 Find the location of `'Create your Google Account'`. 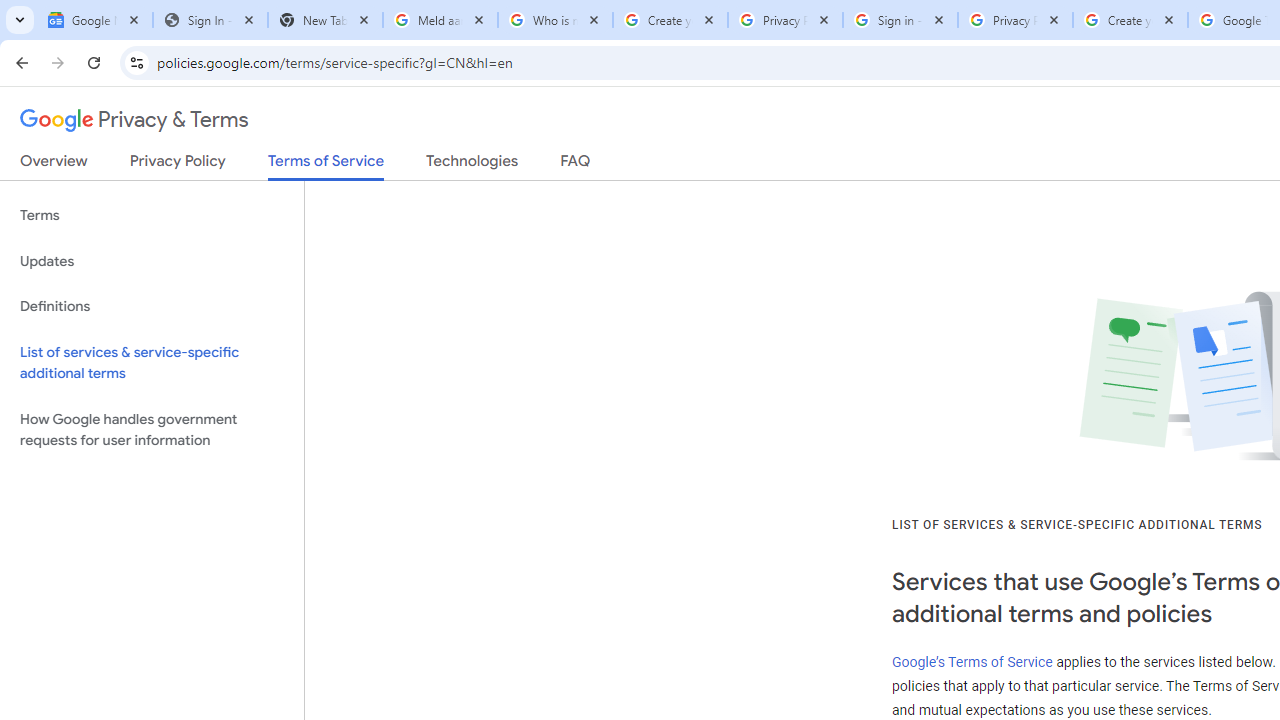

'Create your Google Account' is located at coordinates (1130, 20).